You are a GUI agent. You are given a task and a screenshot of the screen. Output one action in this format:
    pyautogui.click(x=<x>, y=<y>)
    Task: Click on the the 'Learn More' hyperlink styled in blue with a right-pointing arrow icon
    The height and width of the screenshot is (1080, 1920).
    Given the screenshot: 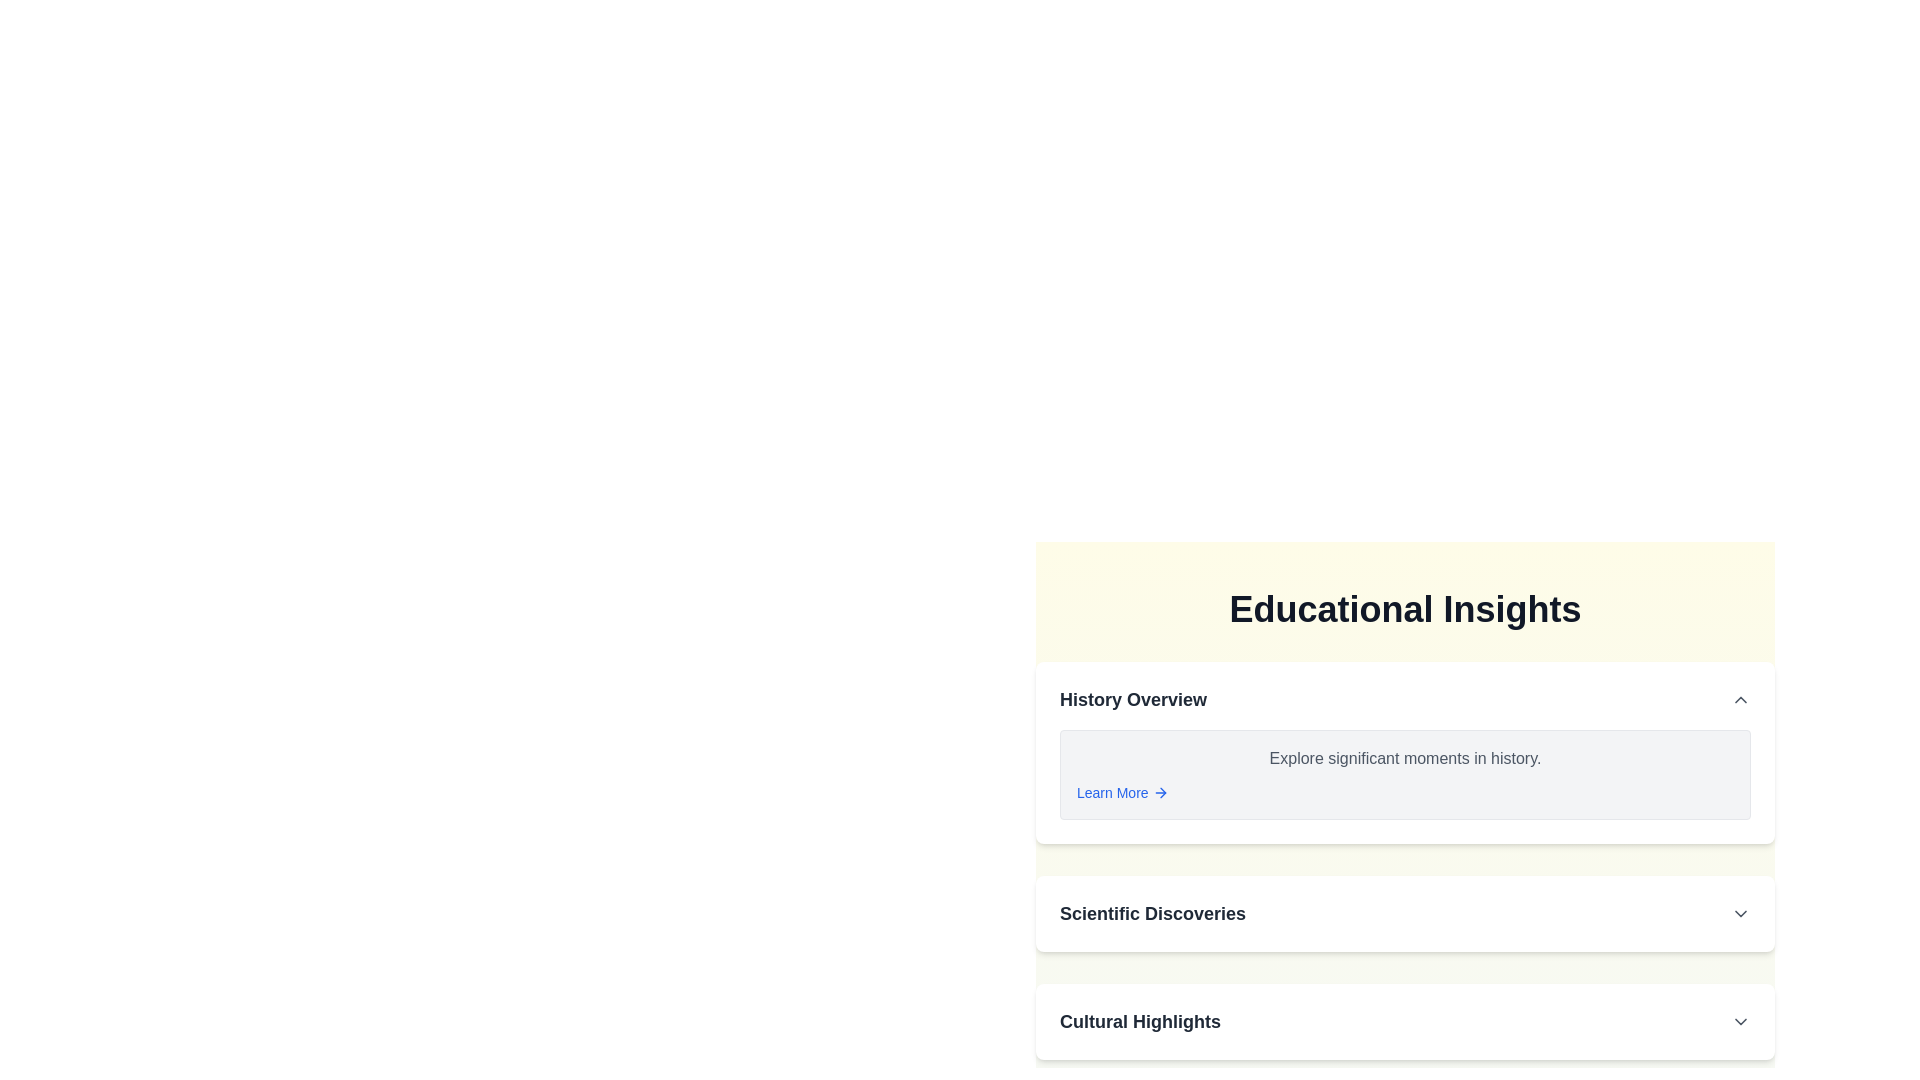 What is the action you would take?
    pyautogui.click(x=1122, y=792)
    